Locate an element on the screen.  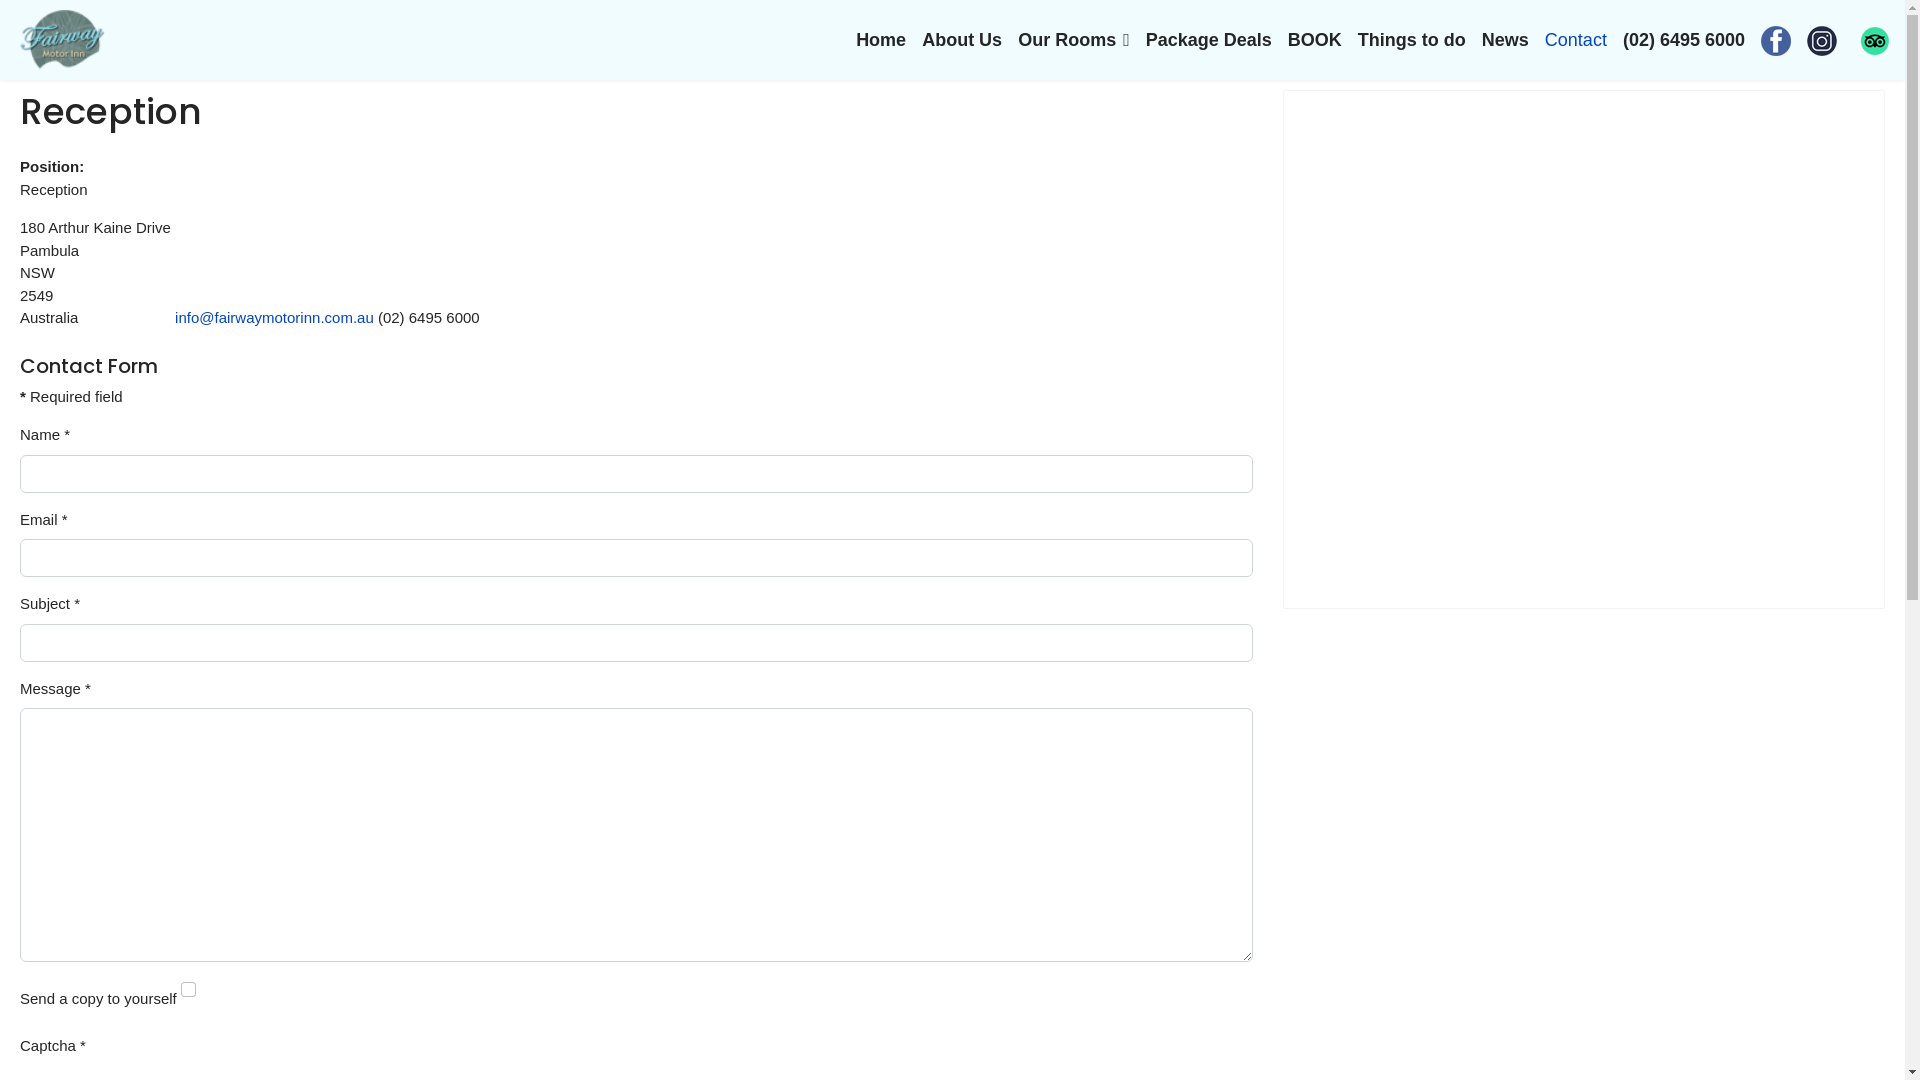
'BOOK' is located at coordinates (1315, 39).